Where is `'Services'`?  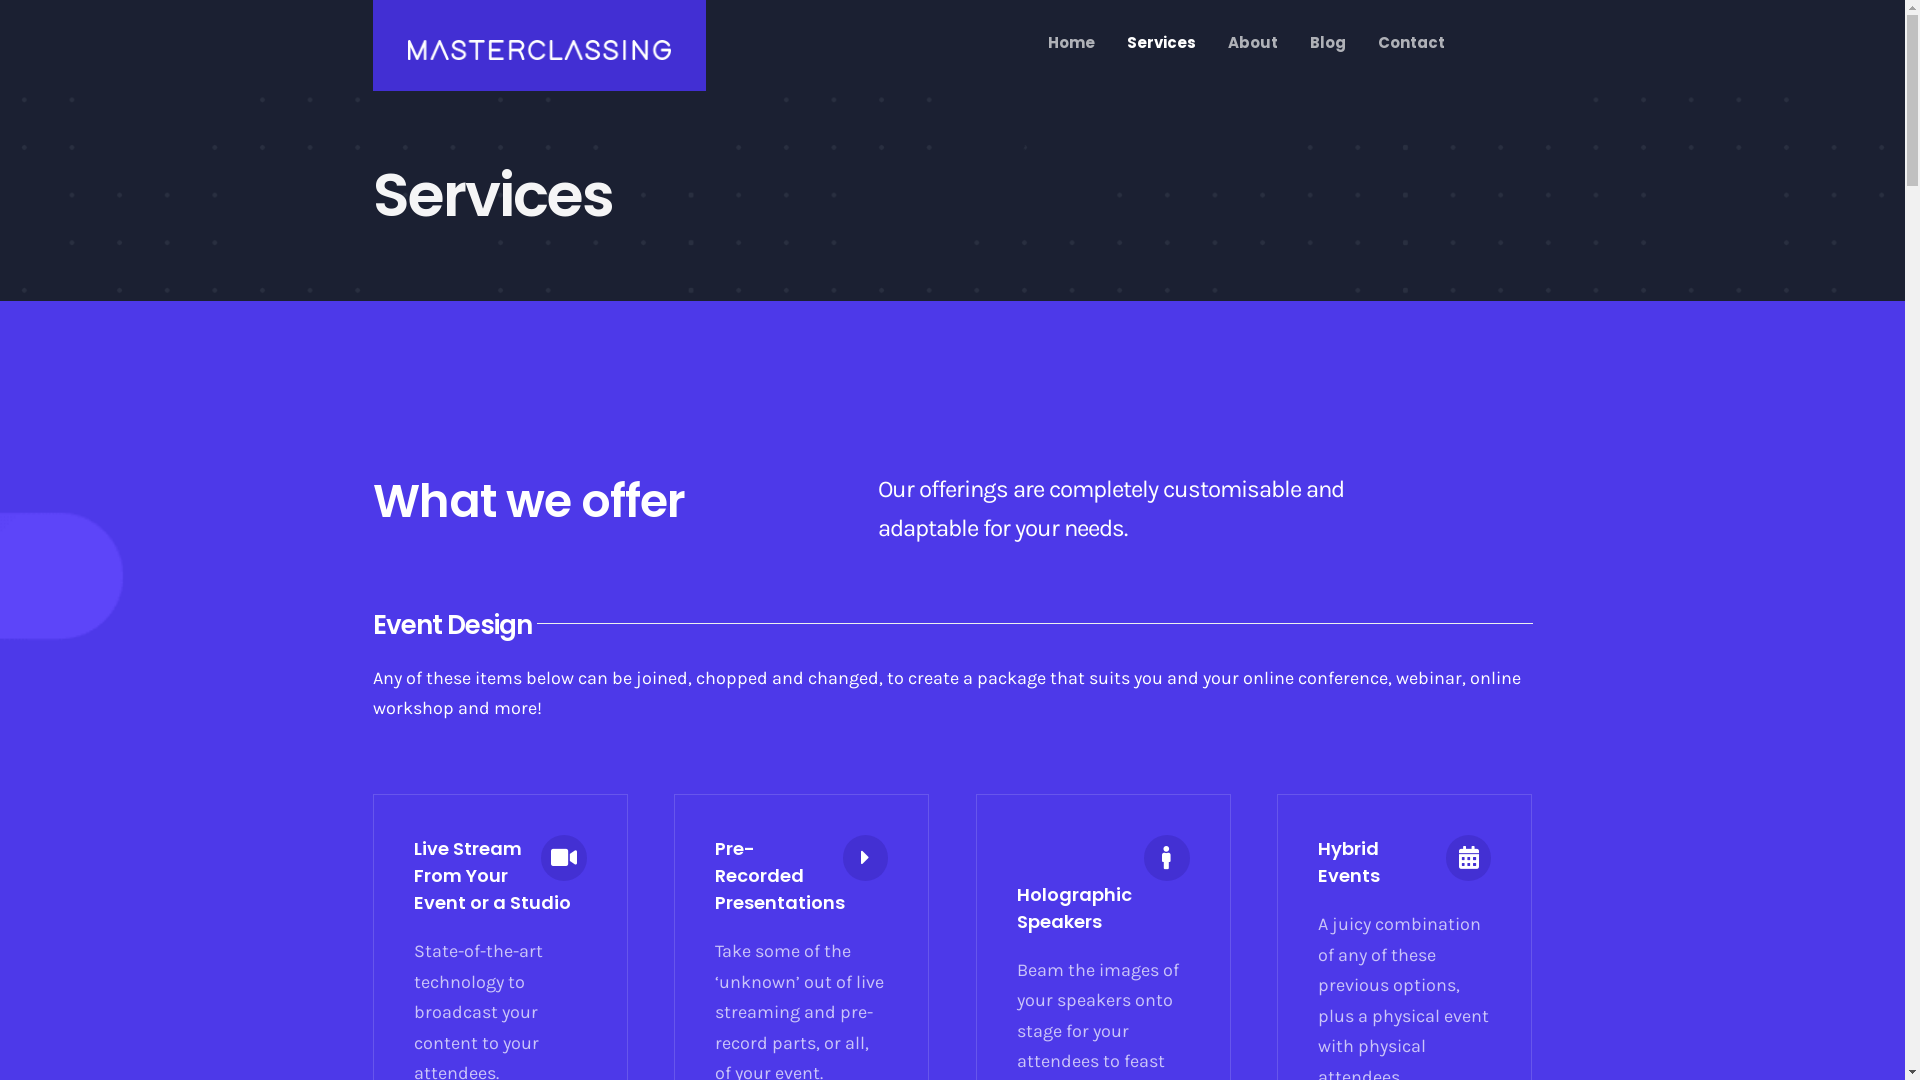 'Services' is located at coordinates (1161, 42).